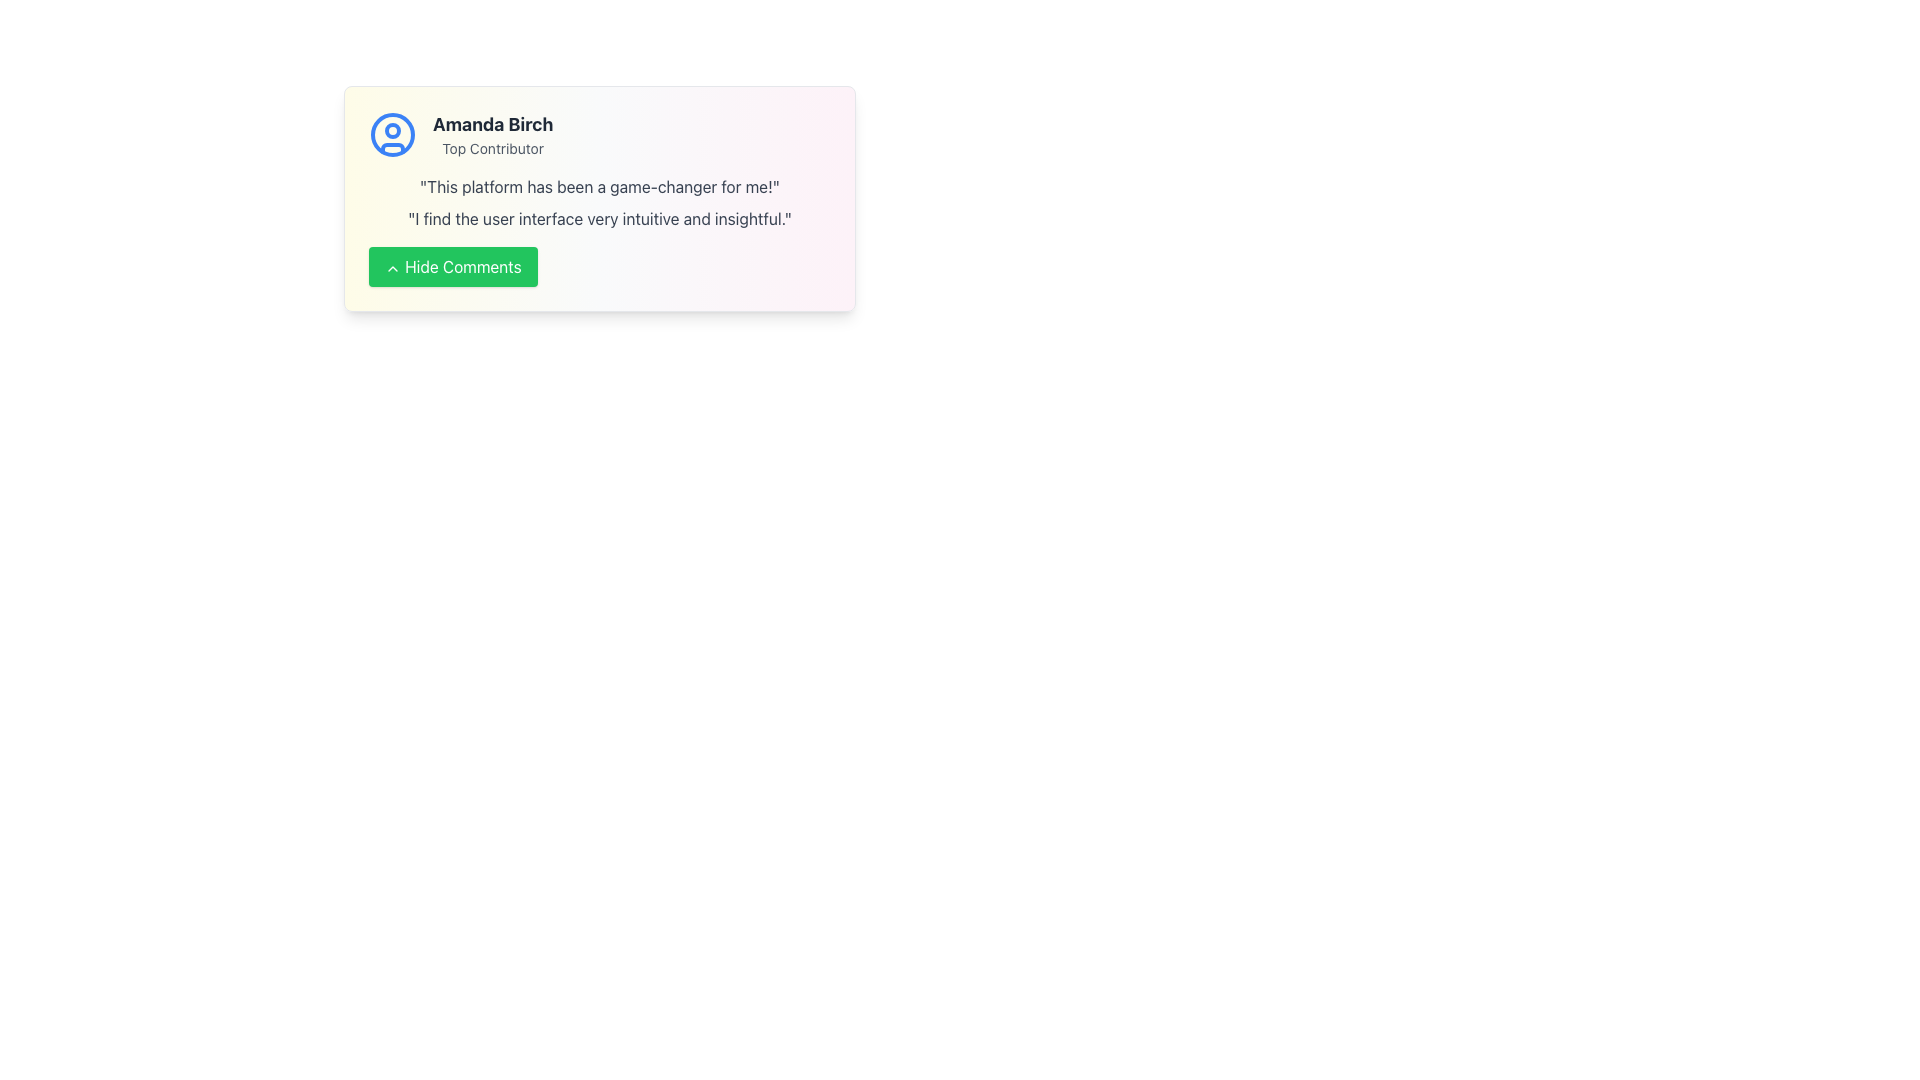 The width and height of the screenshot is (1920, 1080). Describe the element at coordinates (599, 219) in the screenshot. I see `user's feedback text located below the comment 'This platform has been a game-changer for me!', which is the second text element in the user feedback box` at that location.